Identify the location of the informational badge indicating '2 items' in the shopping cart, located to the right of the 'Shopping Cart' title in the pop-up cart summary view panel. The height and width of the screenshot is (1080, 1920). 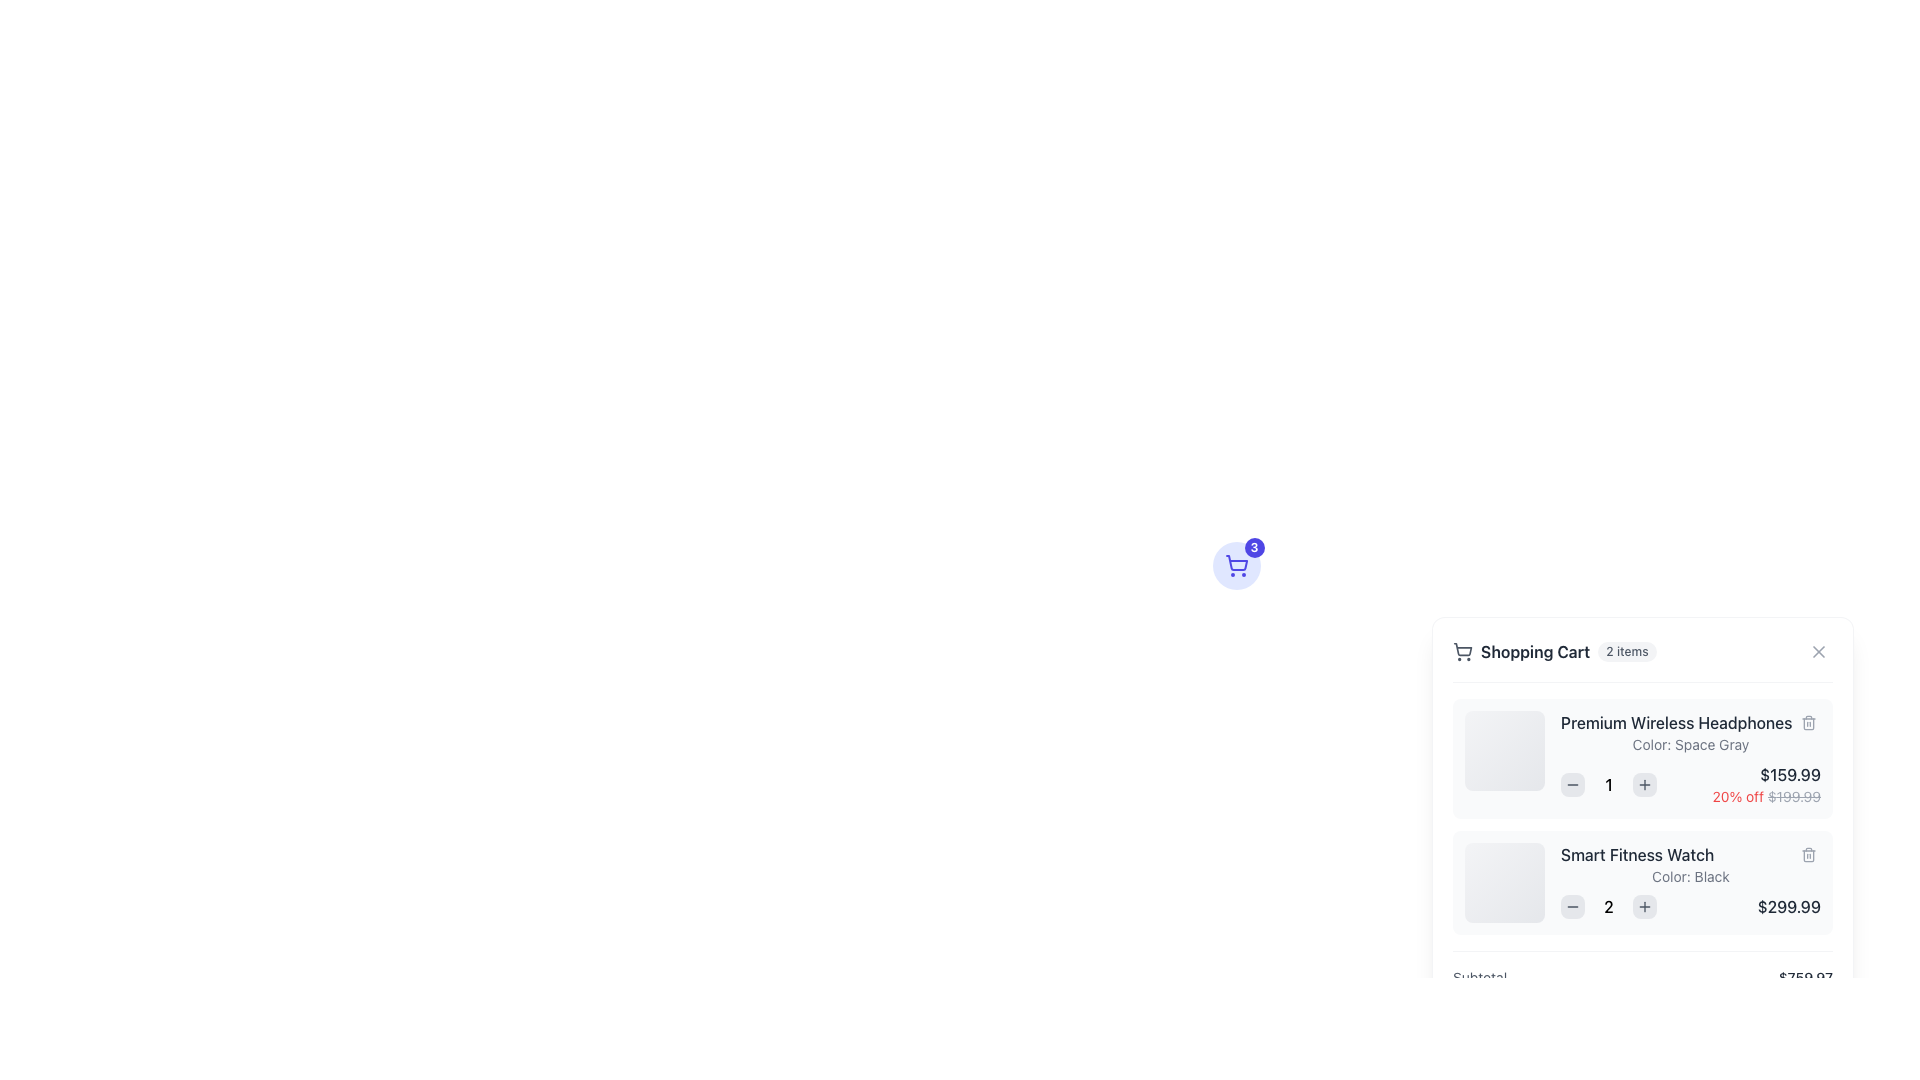
(1627, 651).